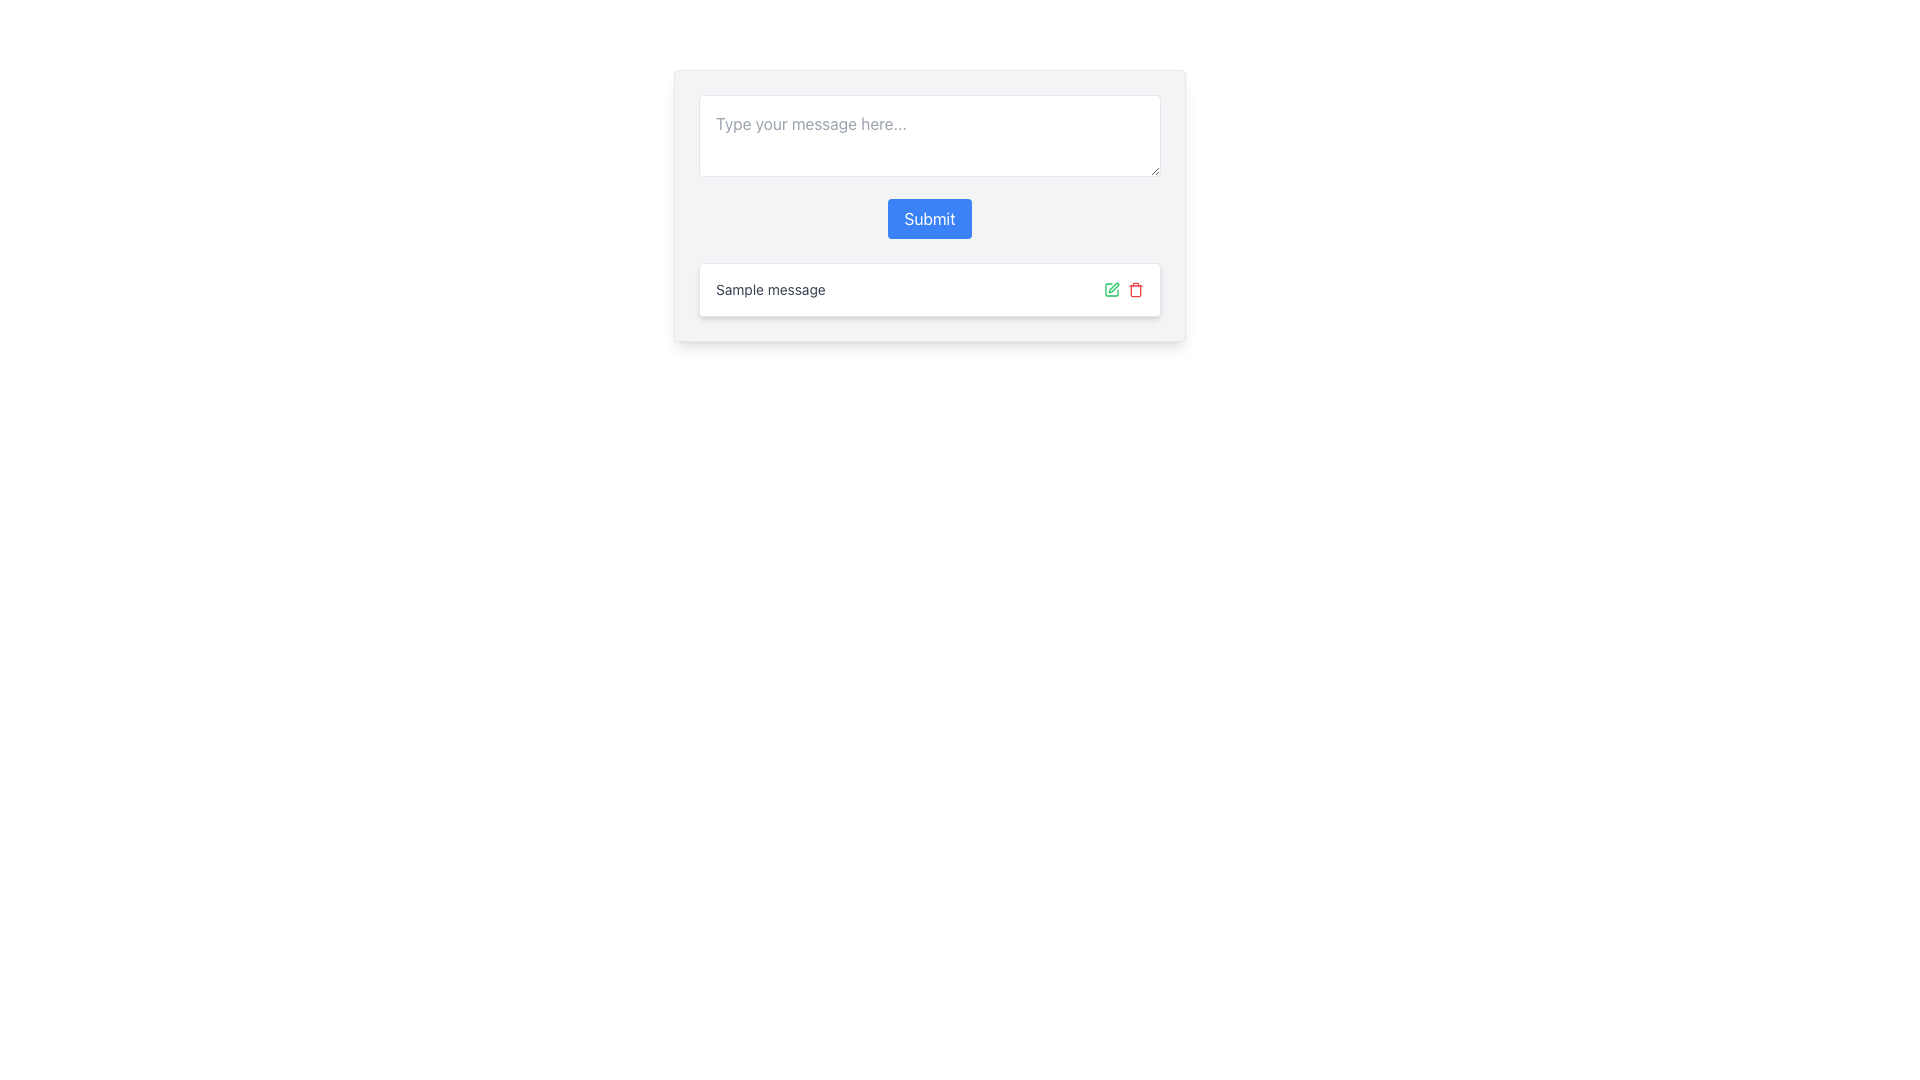 This screenshot has width=1920, height=1080. I want to click on the red trash icon button located on the right side of the text box containing 'Sample message', so click(1136, 289).